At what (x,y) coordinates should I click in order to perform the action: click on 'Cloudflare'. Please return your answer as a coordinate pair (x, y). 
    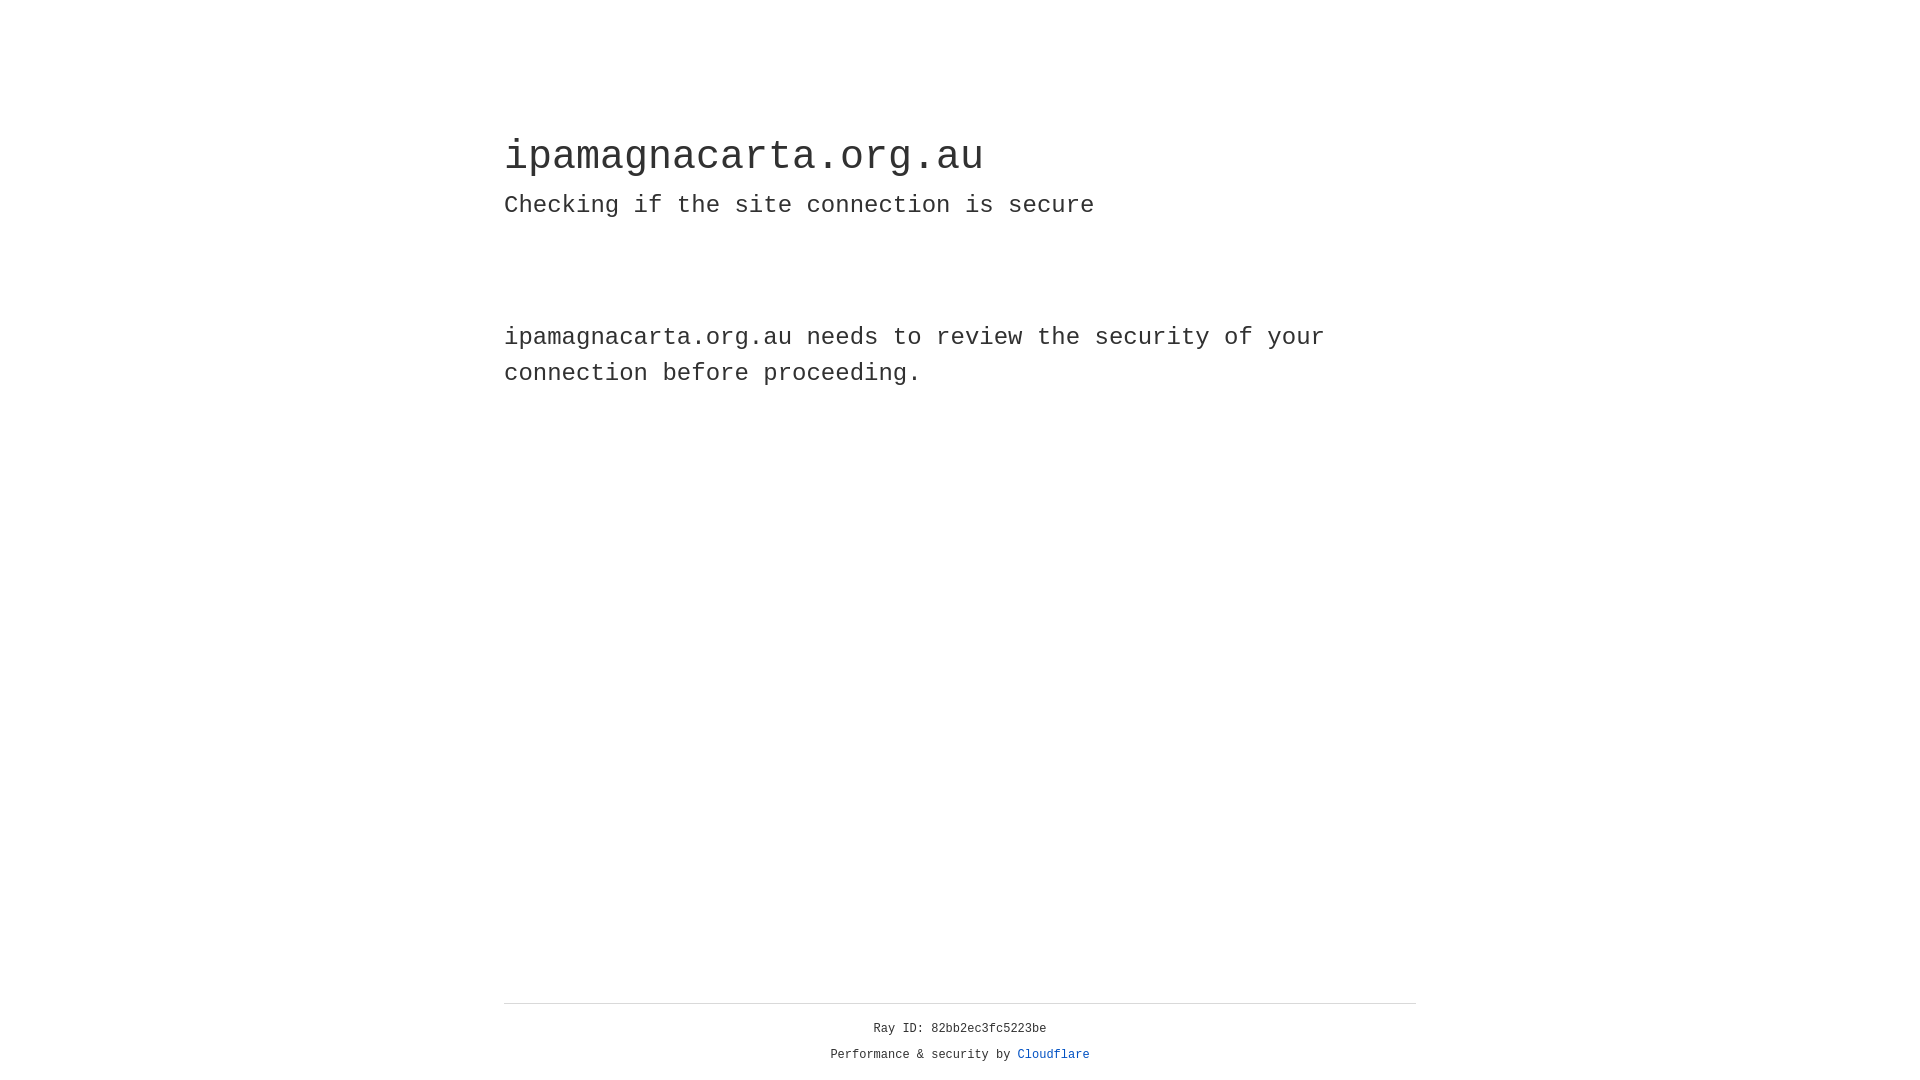
    Looking at the image, I should click on (1017, 1054).